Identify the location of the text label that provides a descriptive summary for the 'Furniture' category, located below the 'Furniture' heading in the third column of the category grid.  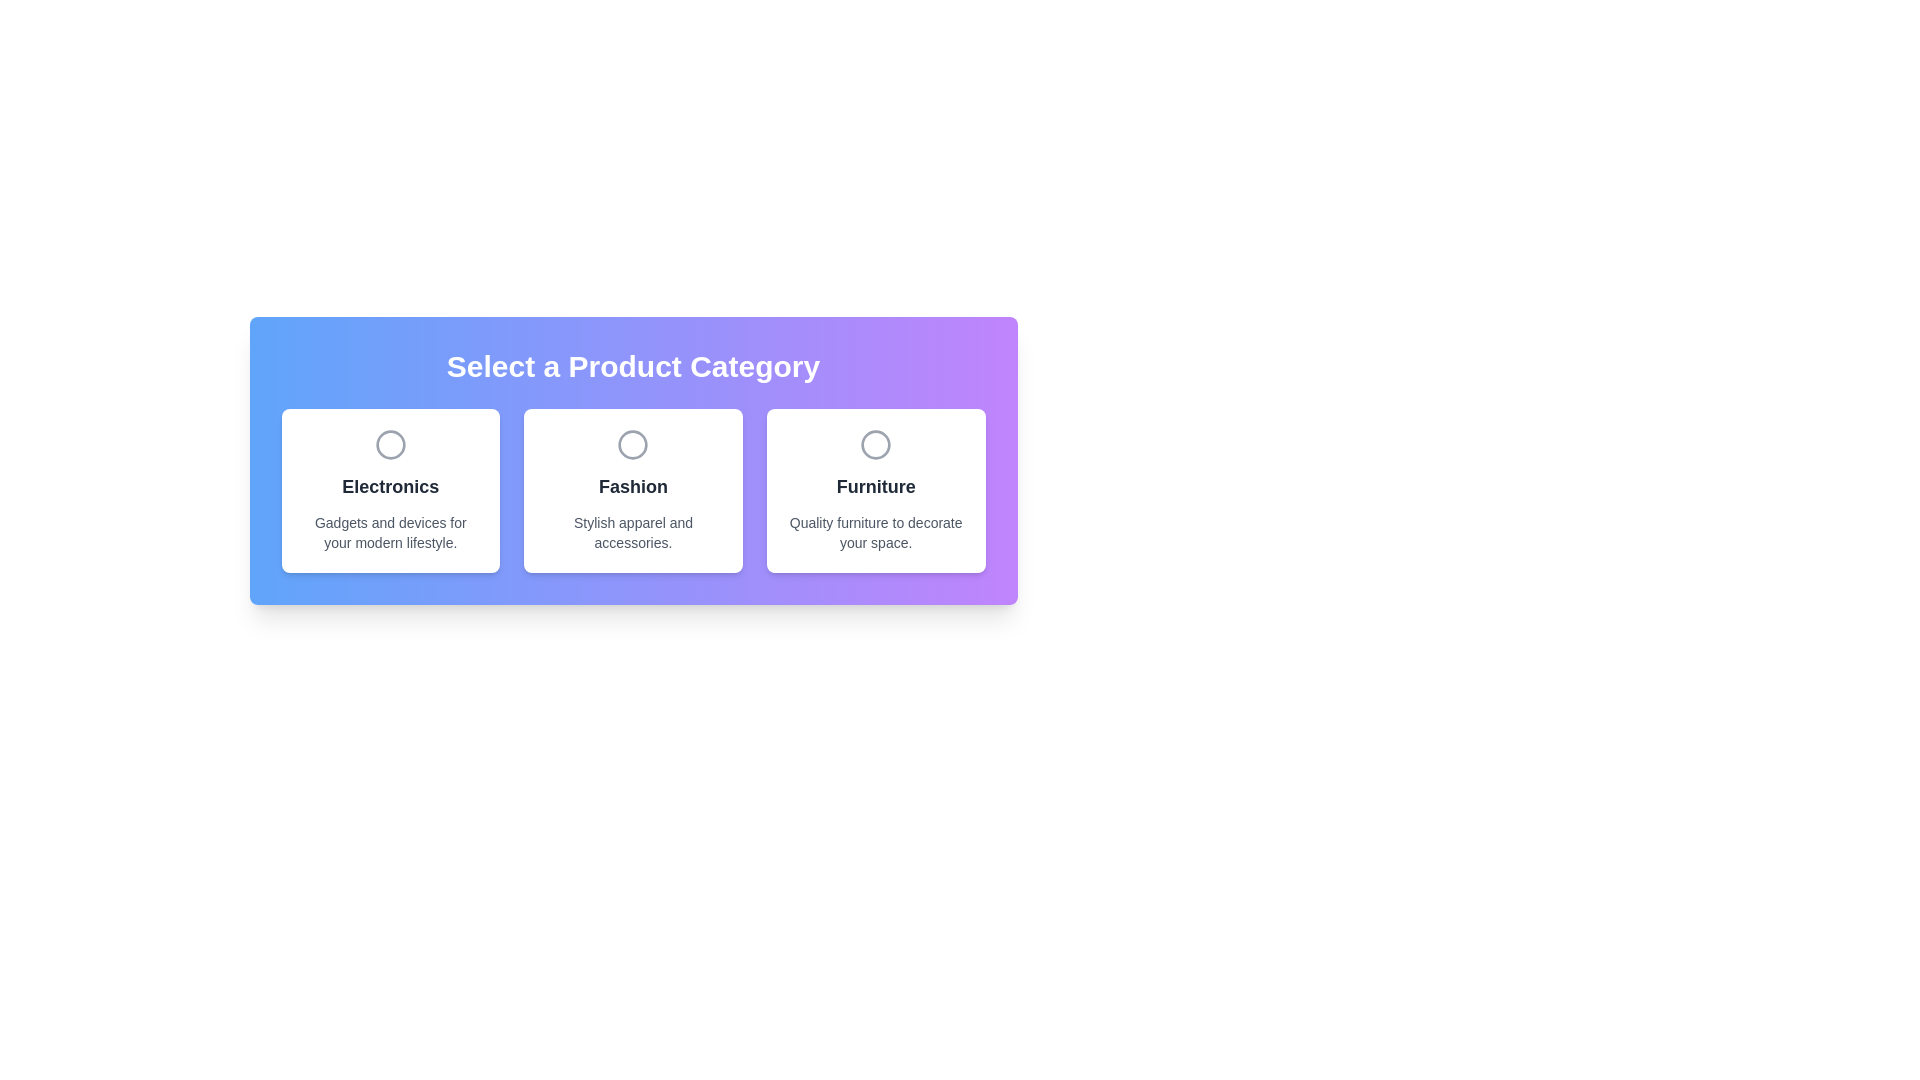
(876, 531).